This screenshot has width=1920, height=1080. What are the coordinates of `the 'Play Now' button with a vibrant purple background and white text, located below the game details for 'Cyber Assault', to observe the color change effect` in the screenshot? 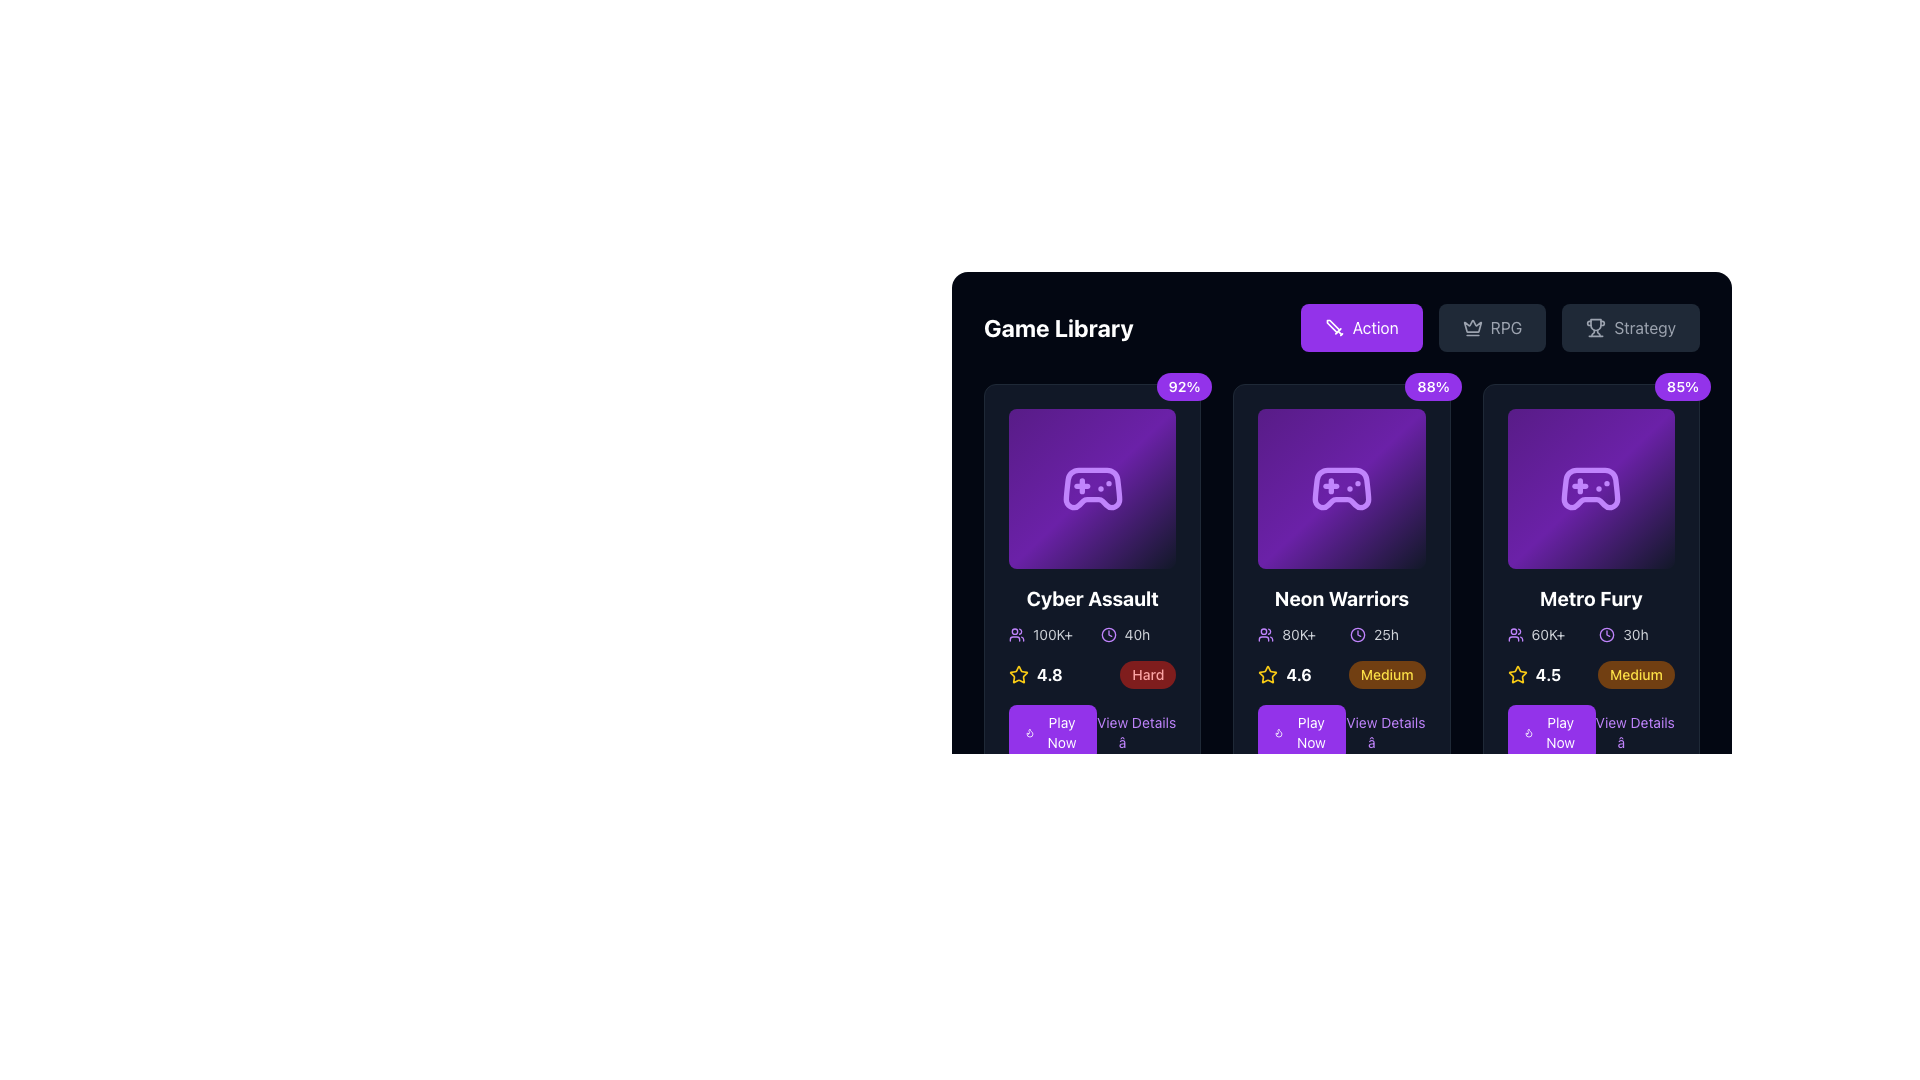 It's located at (1051, 732).